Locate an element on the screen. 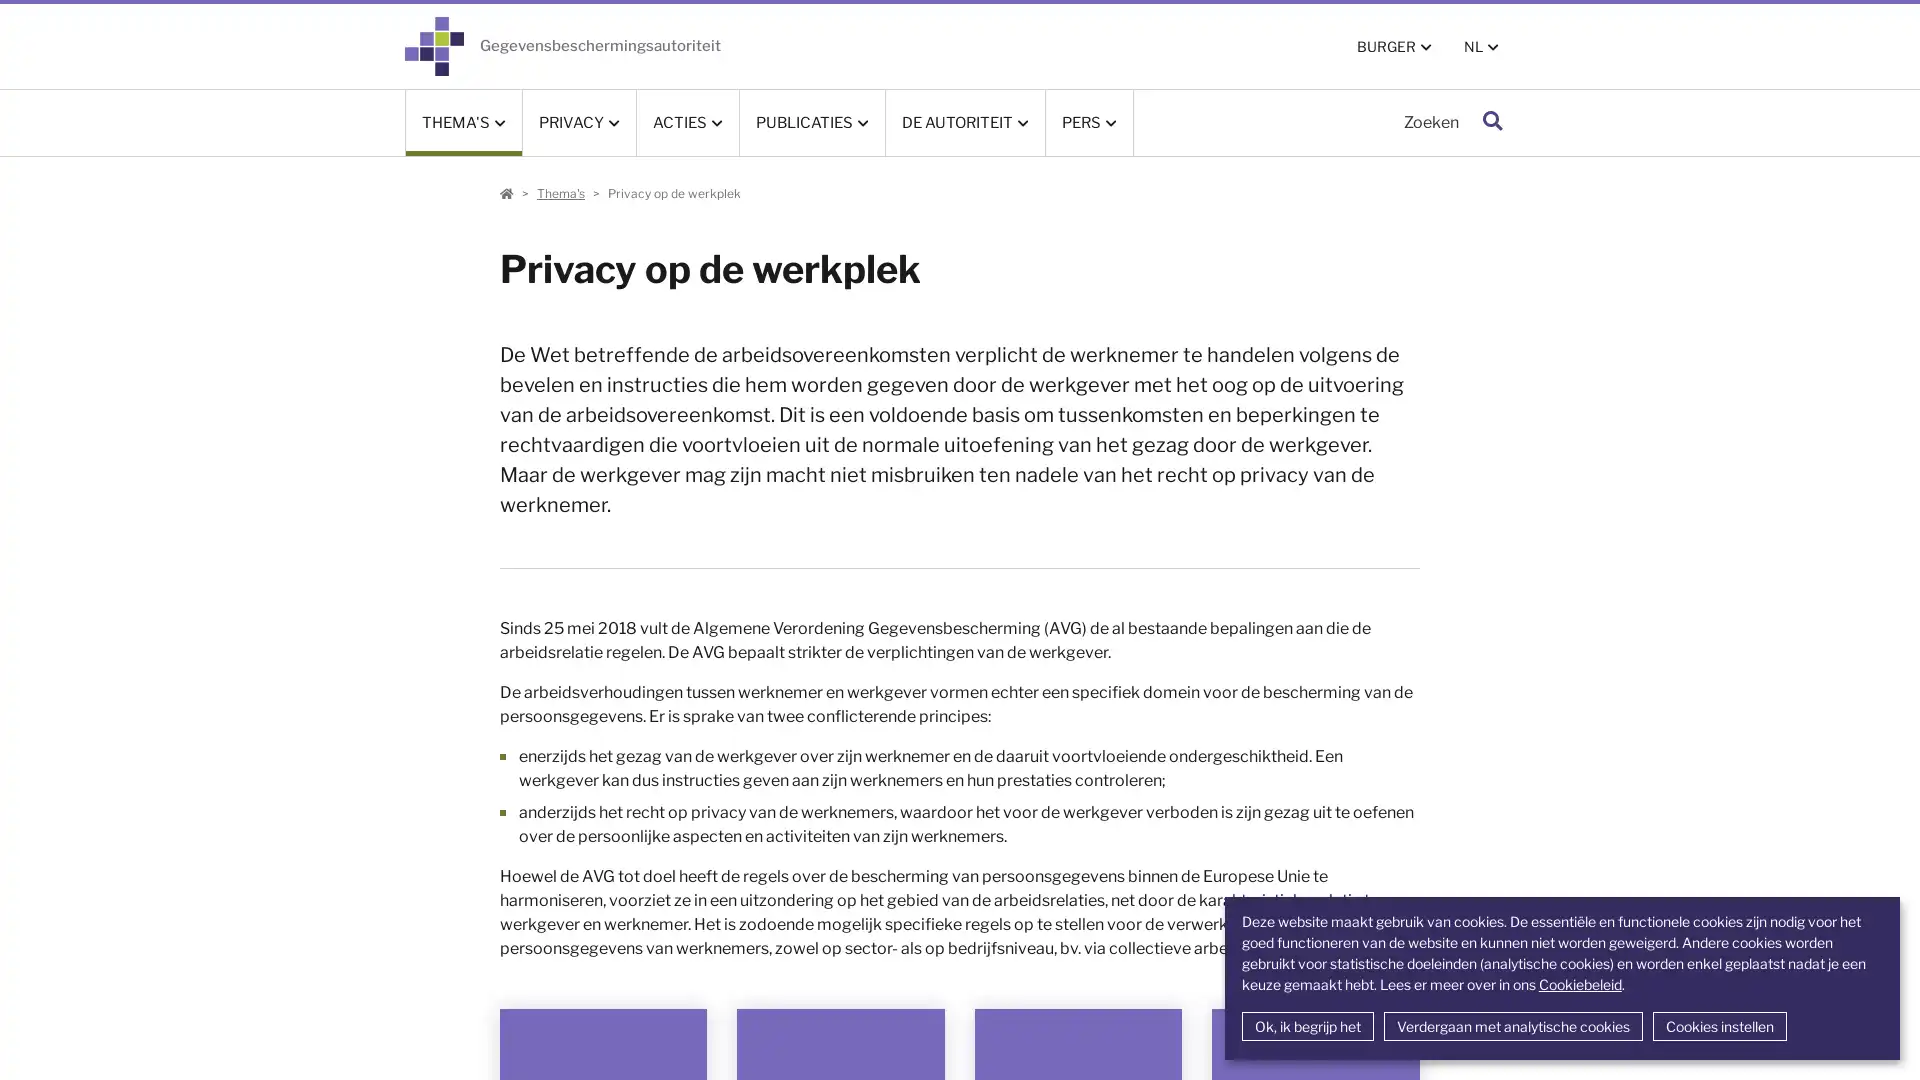  Ok, ik begrijp het is located at coordinates (1306, 1026).